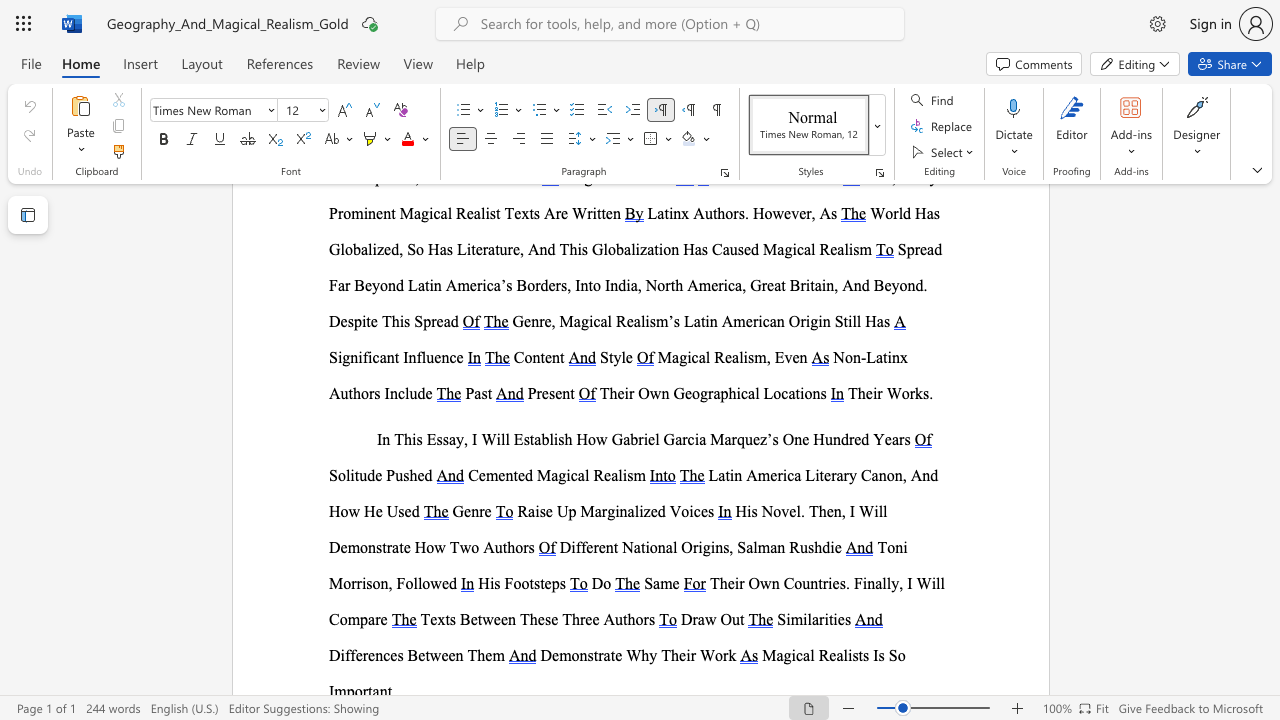 The height and width of the screenshot is (720, 1280). What do you see at coordinates (551, 583) in the screenshot?
I see `the subset text "ps" within the text "His Footsteps"` at bounding box center [551, 583].